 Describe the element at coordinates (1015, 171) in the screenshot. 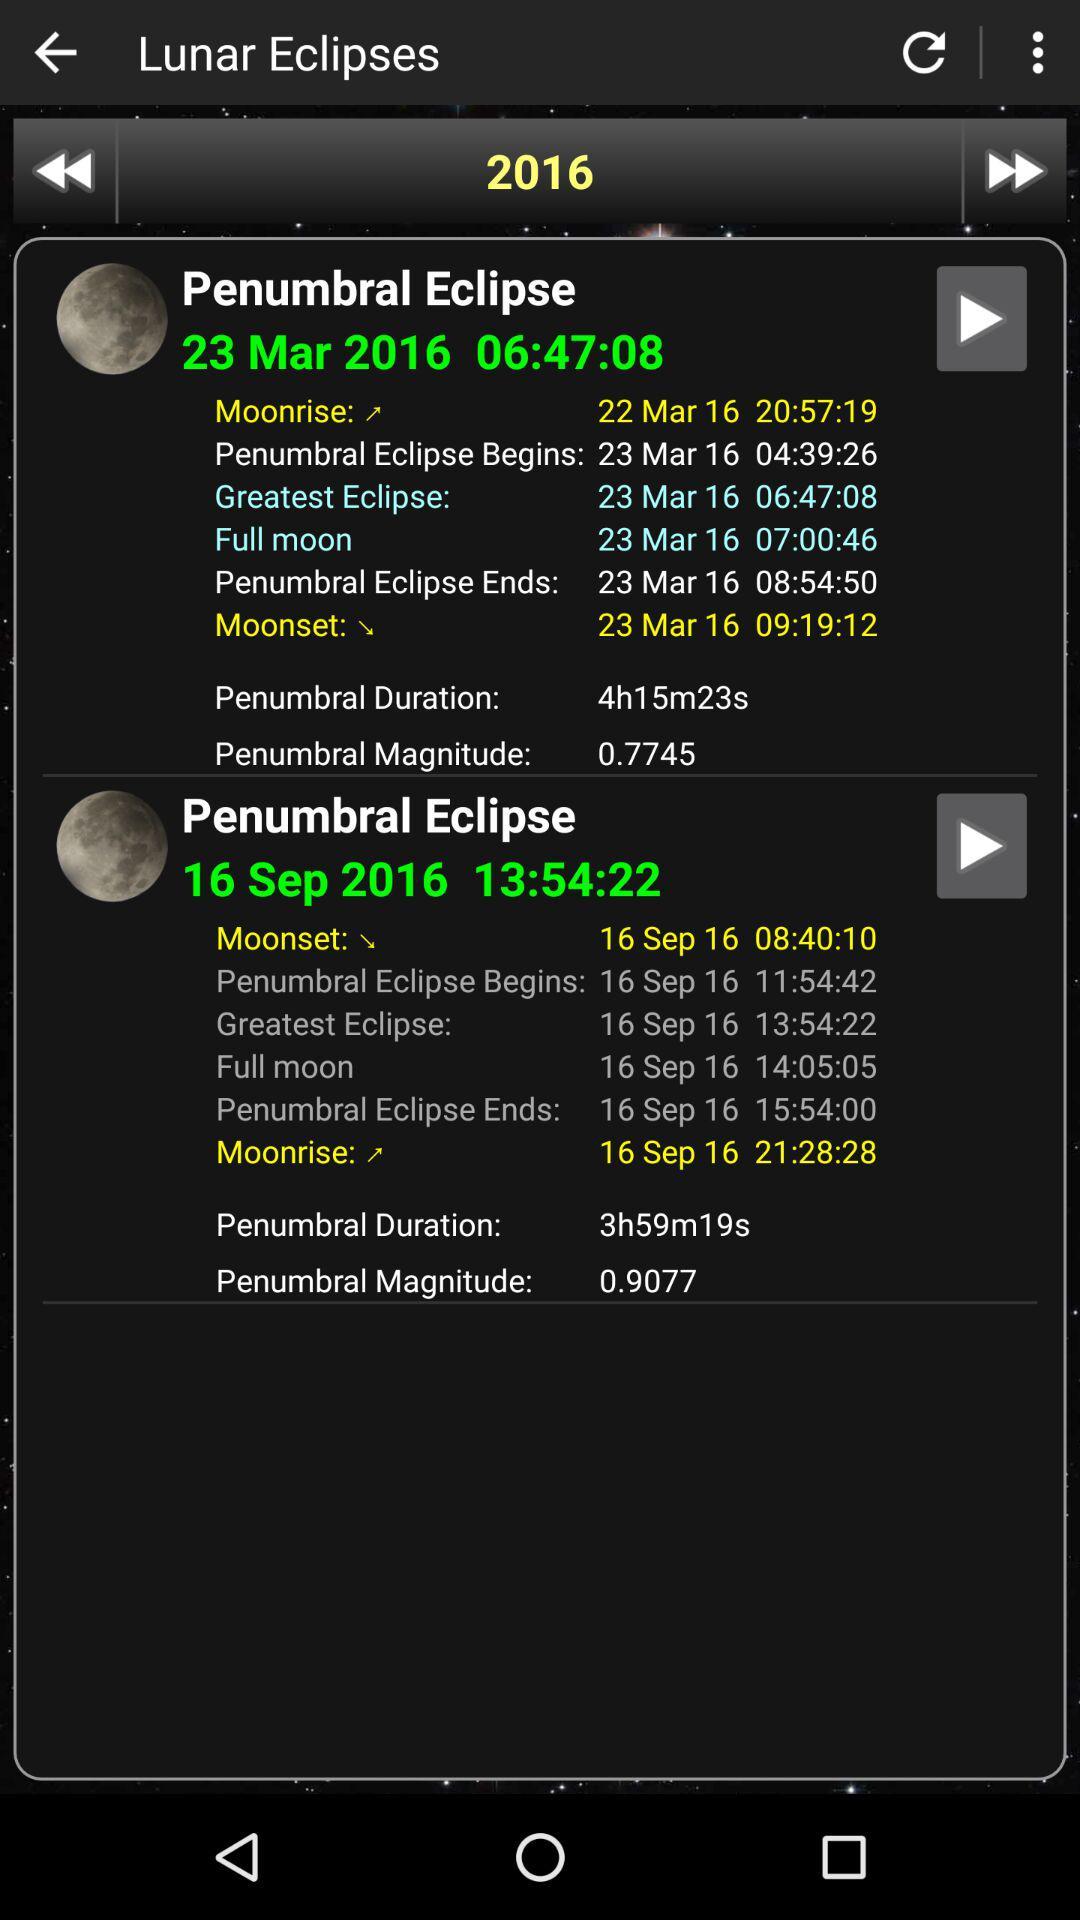

I see `forward to next year` at that location.